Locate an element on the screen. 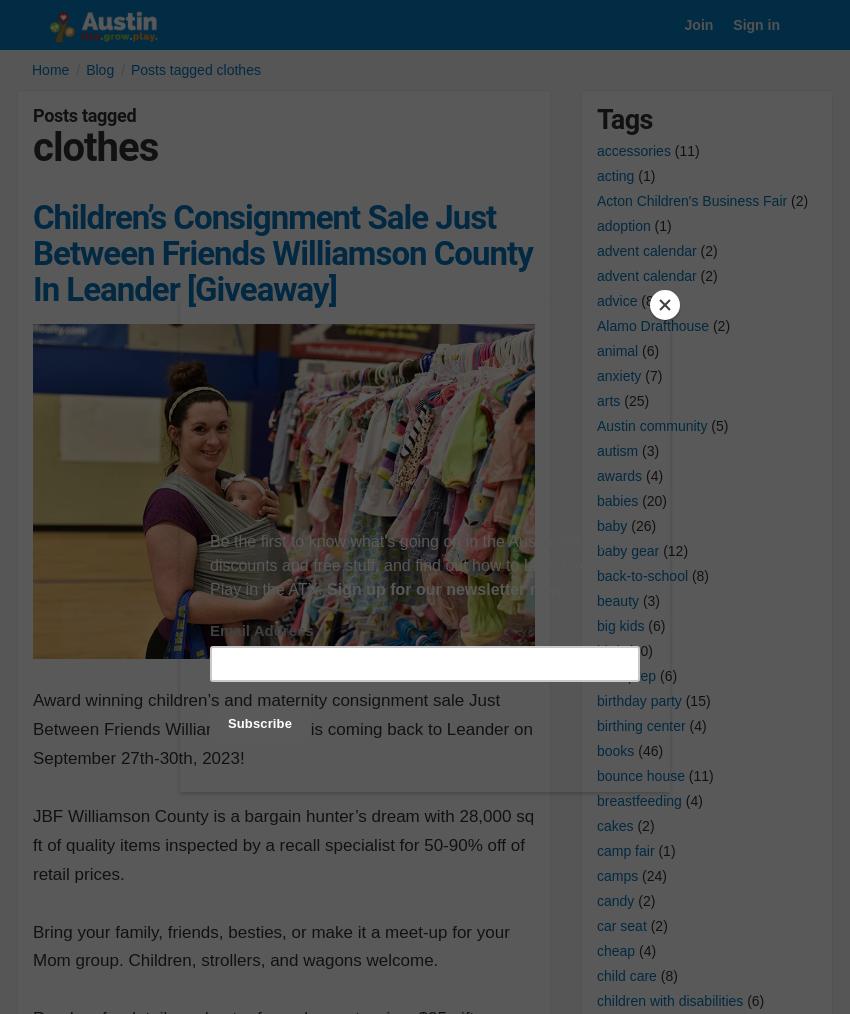  'Posts tagged' is located at coordinates (31, 115).